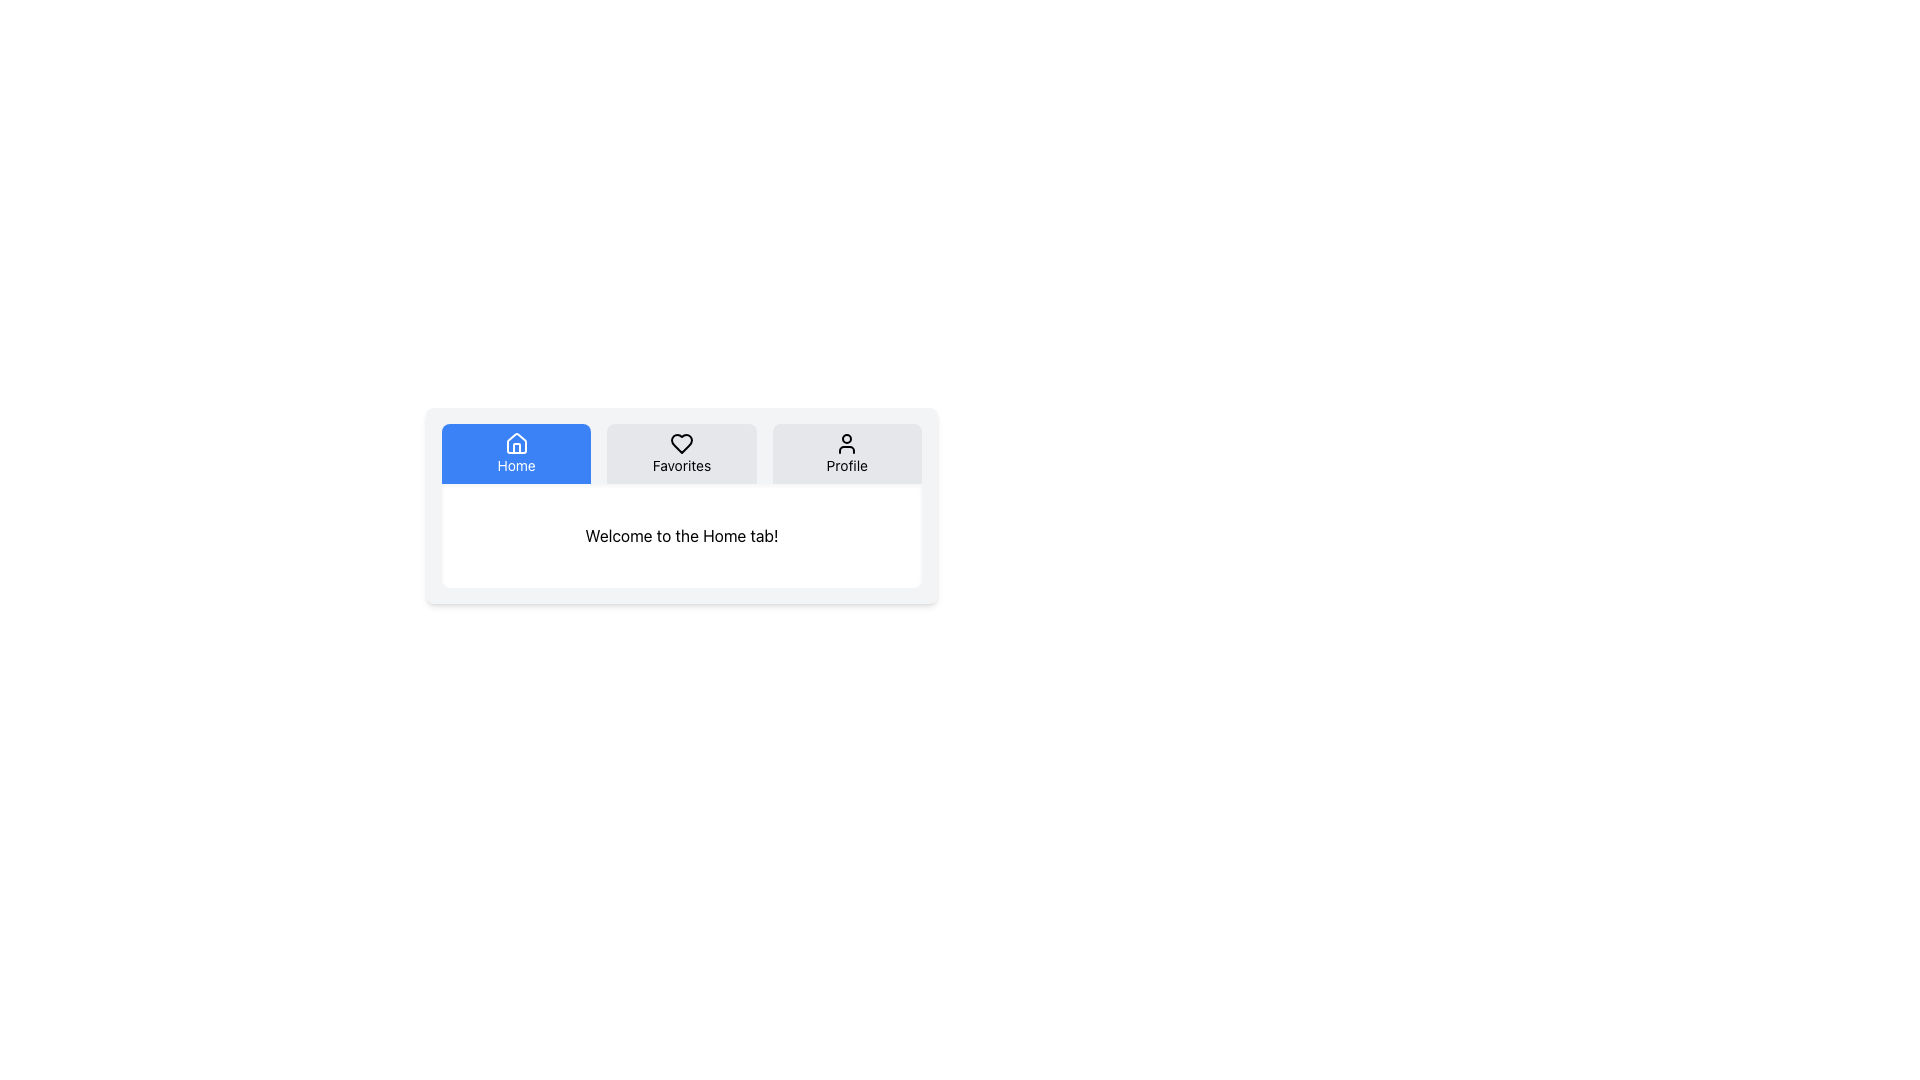 The height and width of the screenshot is (1080, 1920). What do you see at coordinates (681, 535) in the screenshot?
I see `the static informational text area that displays 'Welcome to the Home tab!' with rounded bottom corners and a subtle shadow effect` at bounding box center [681, 535].